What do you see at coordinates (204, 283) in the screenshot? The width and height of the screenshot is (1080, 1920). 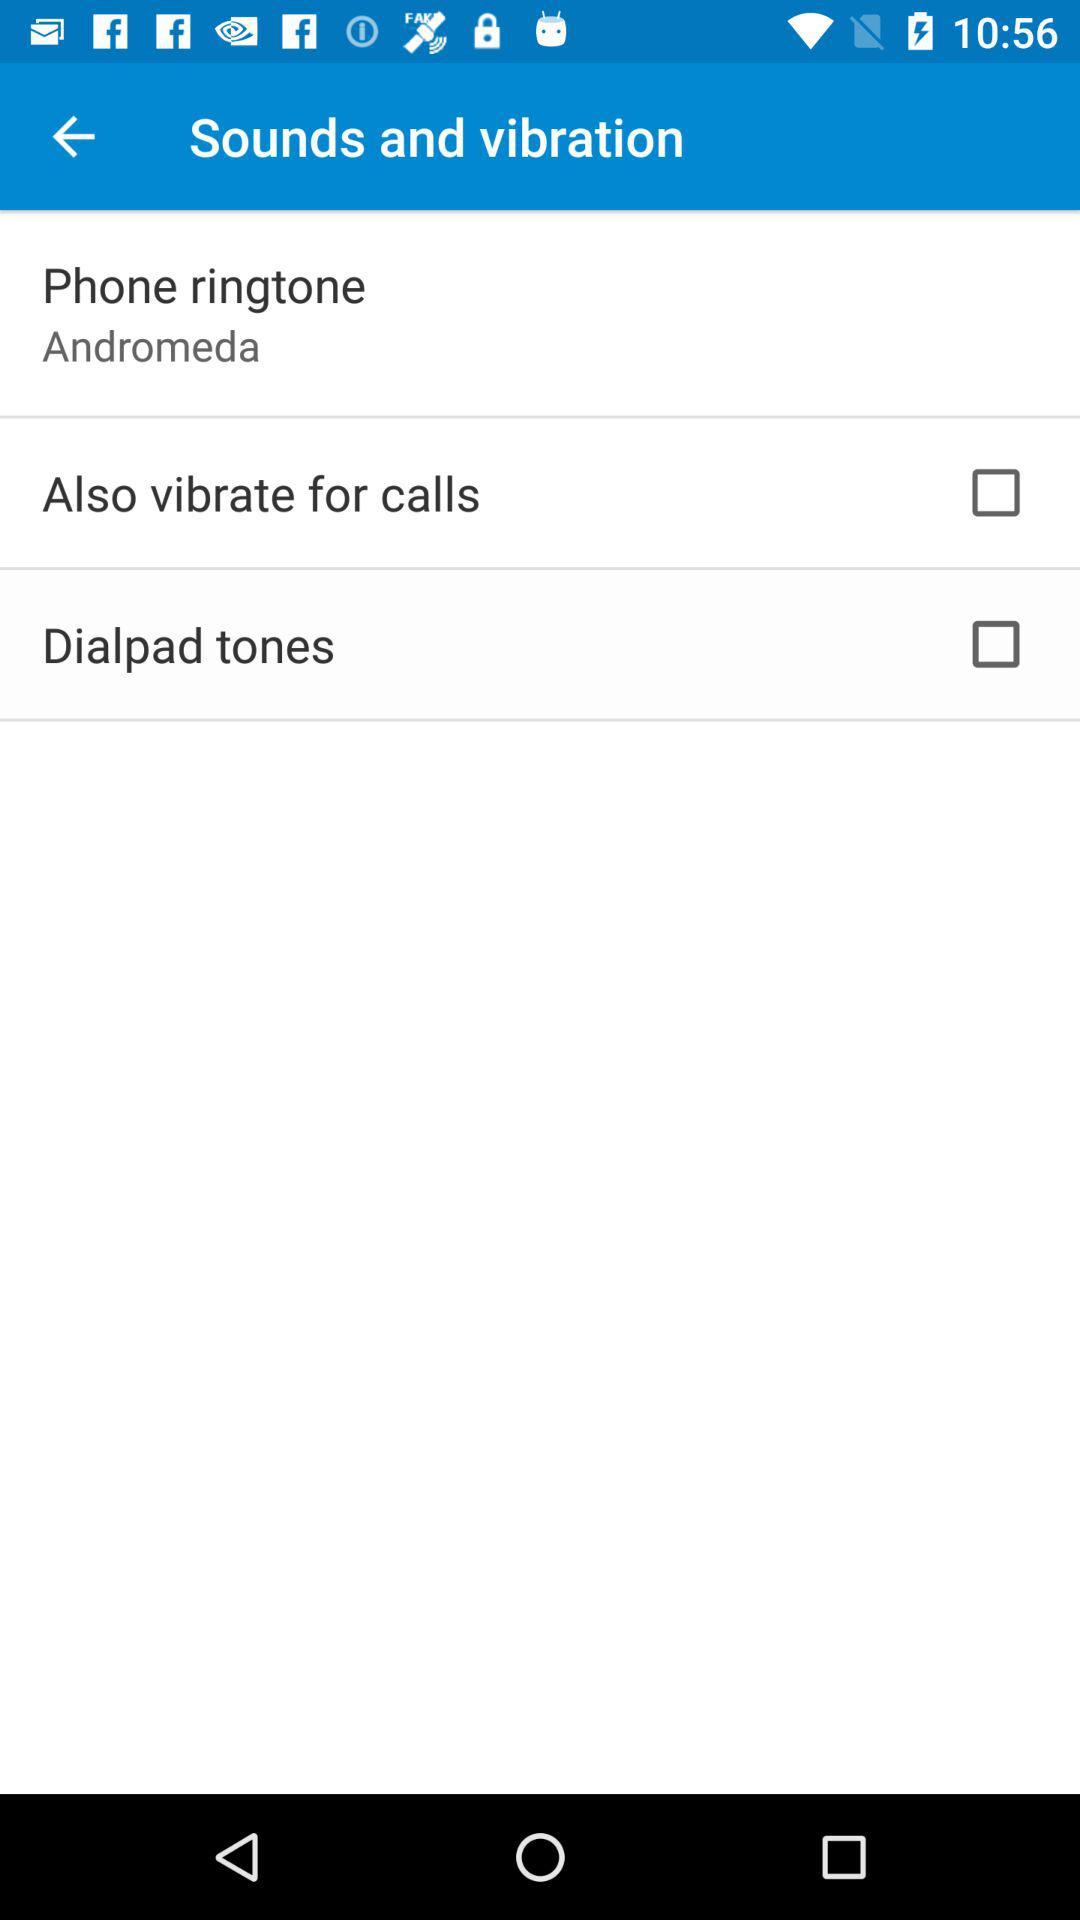 I see `the phone ringtone` at bounding box center [204, 283].